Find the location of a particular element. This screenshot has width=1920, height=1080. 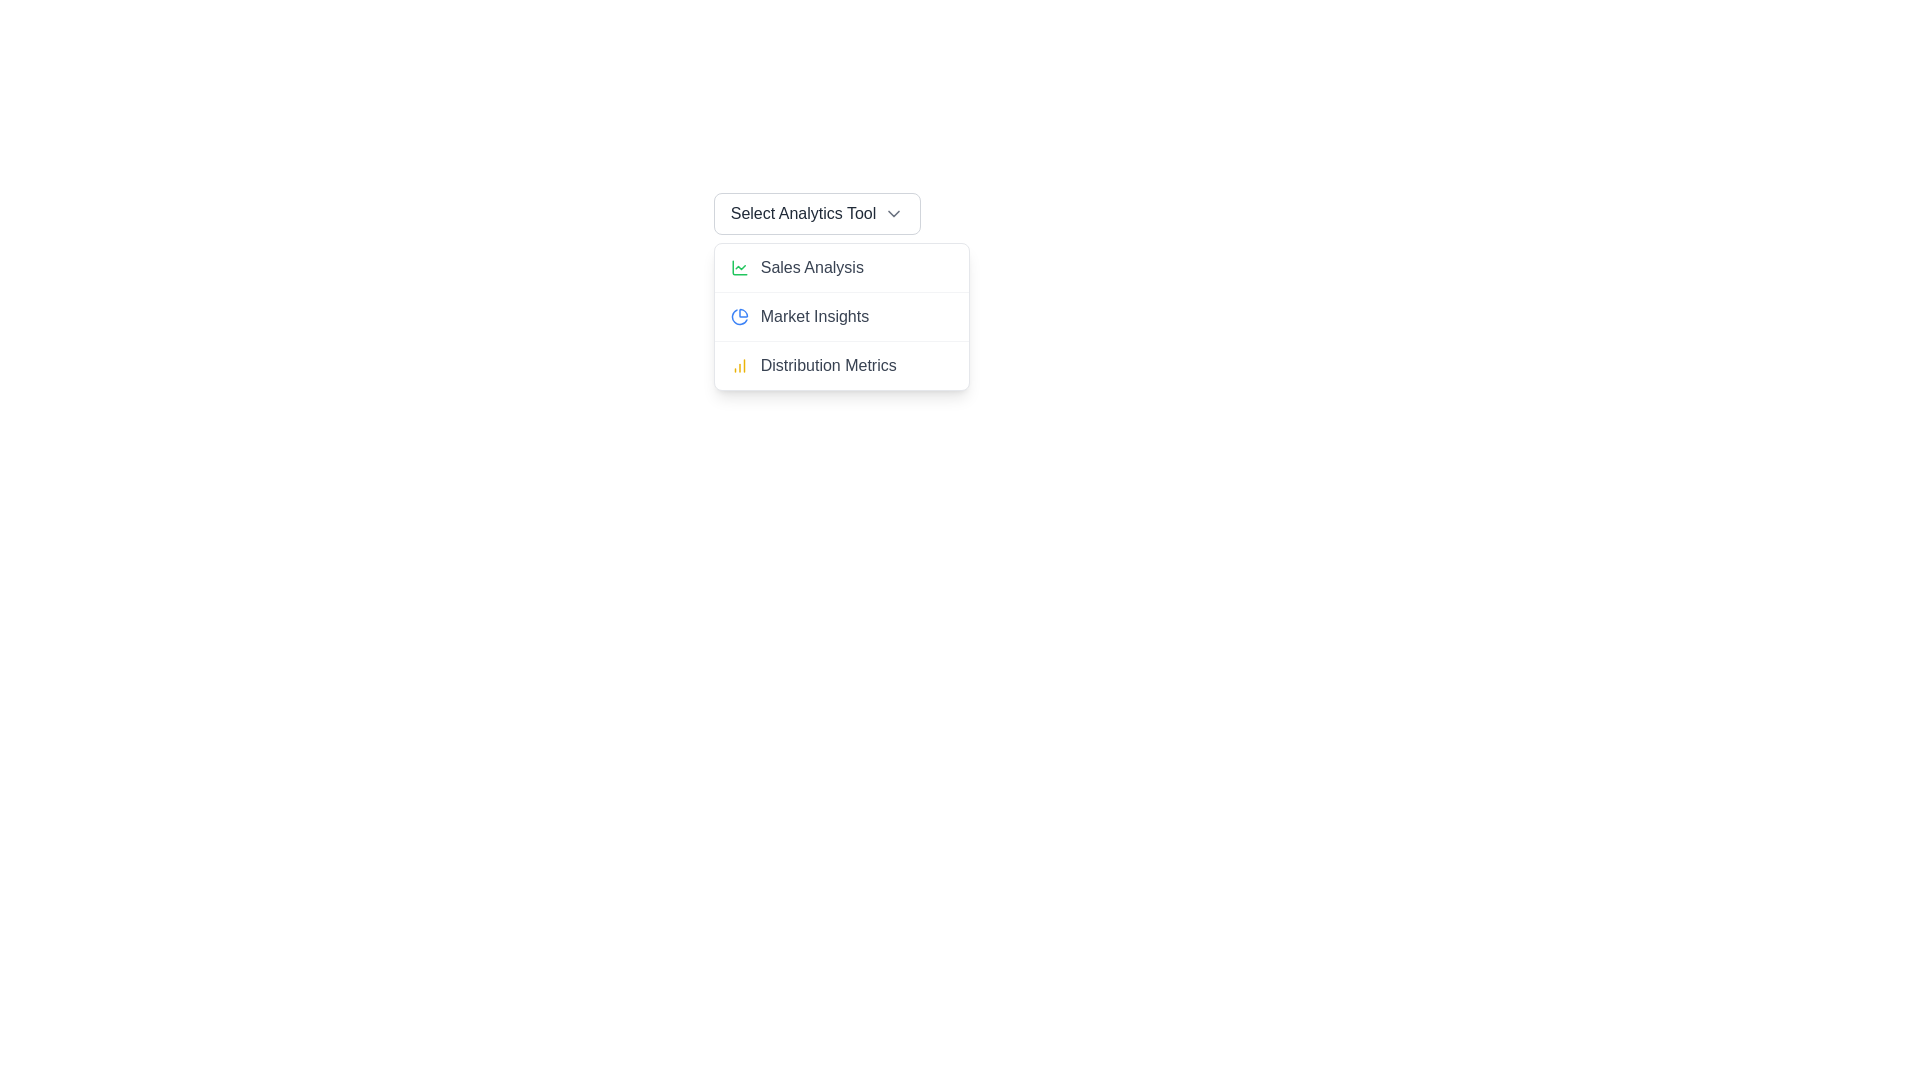

the 'Market Insights' list item located in the dropdown menu, which is the middle item in a vertical list of three items, positioned below 'Sales Analysis' and above 'Distribution Metrics' is located at coordinates (841, 315).